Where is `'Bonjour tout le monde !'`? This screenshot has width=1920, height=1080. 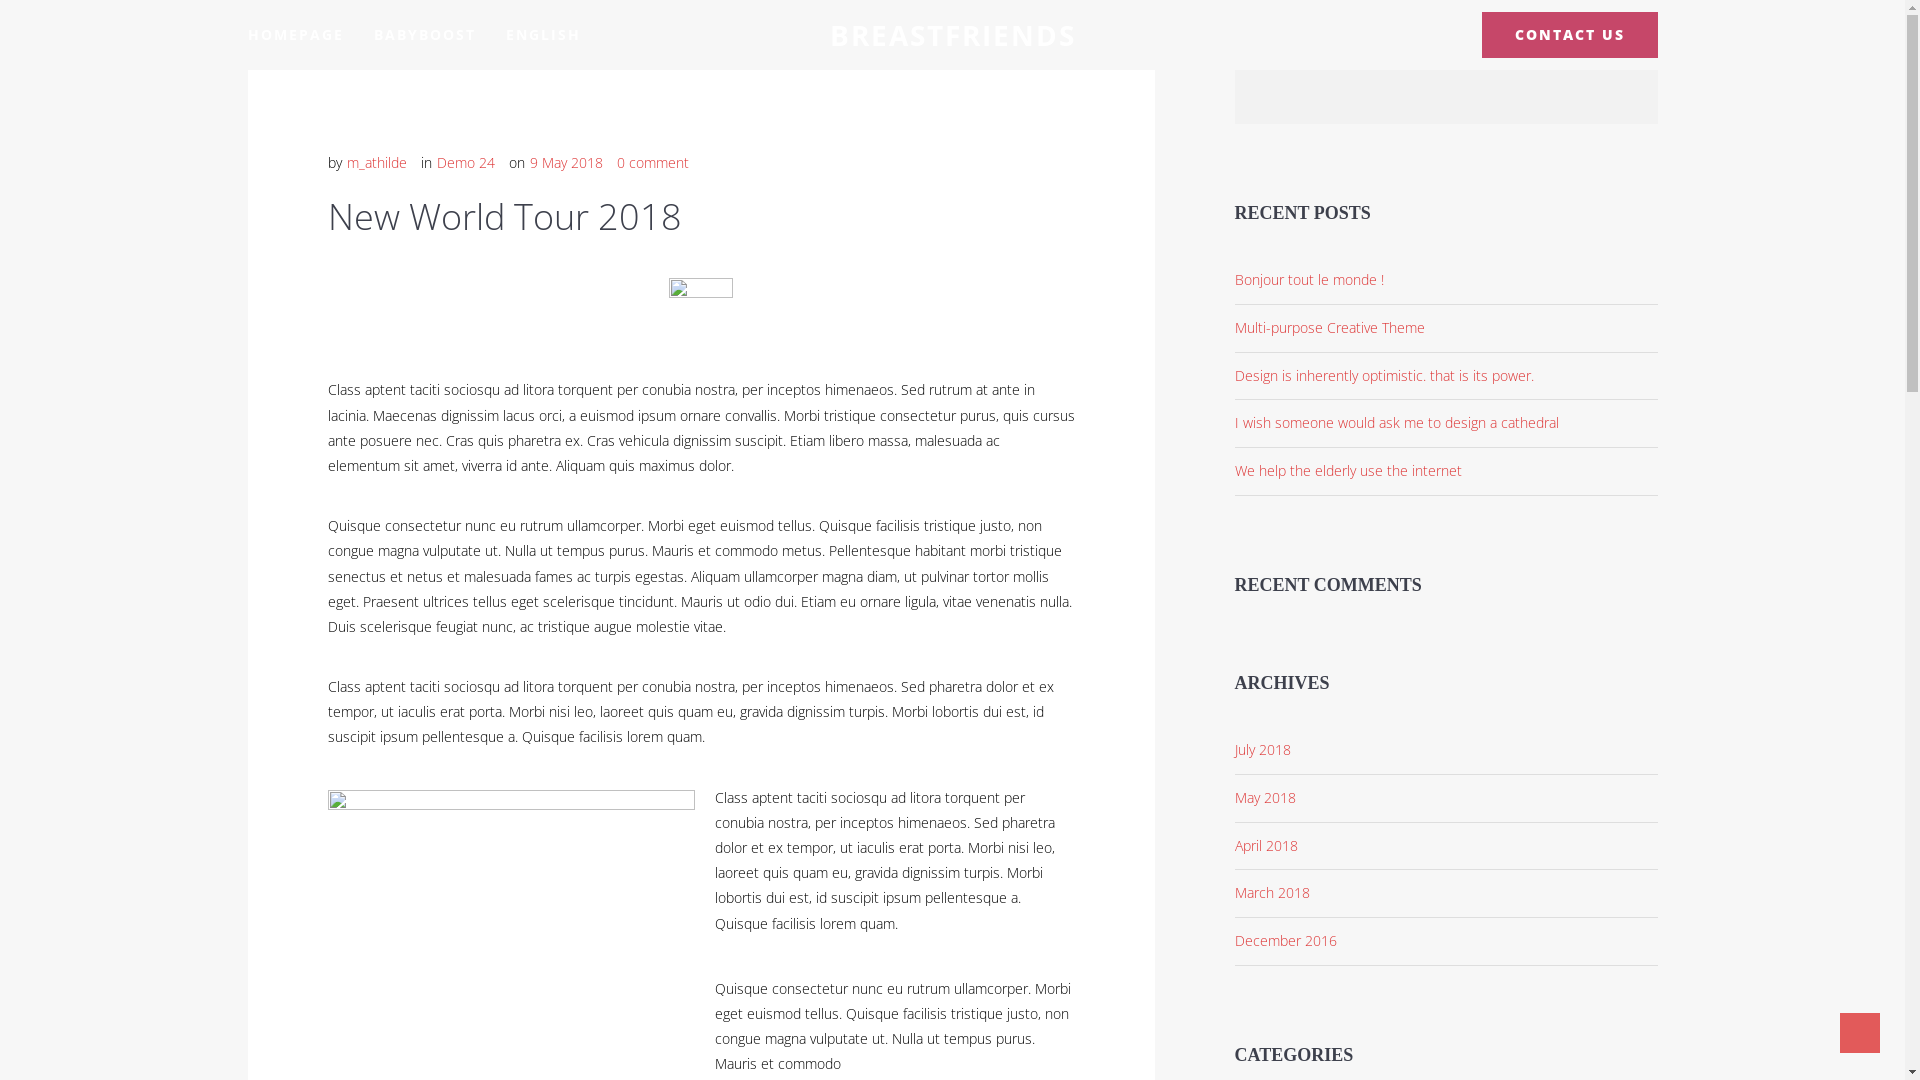 'Bonjour tout le monde !' is located at coordinates (1445, 281).